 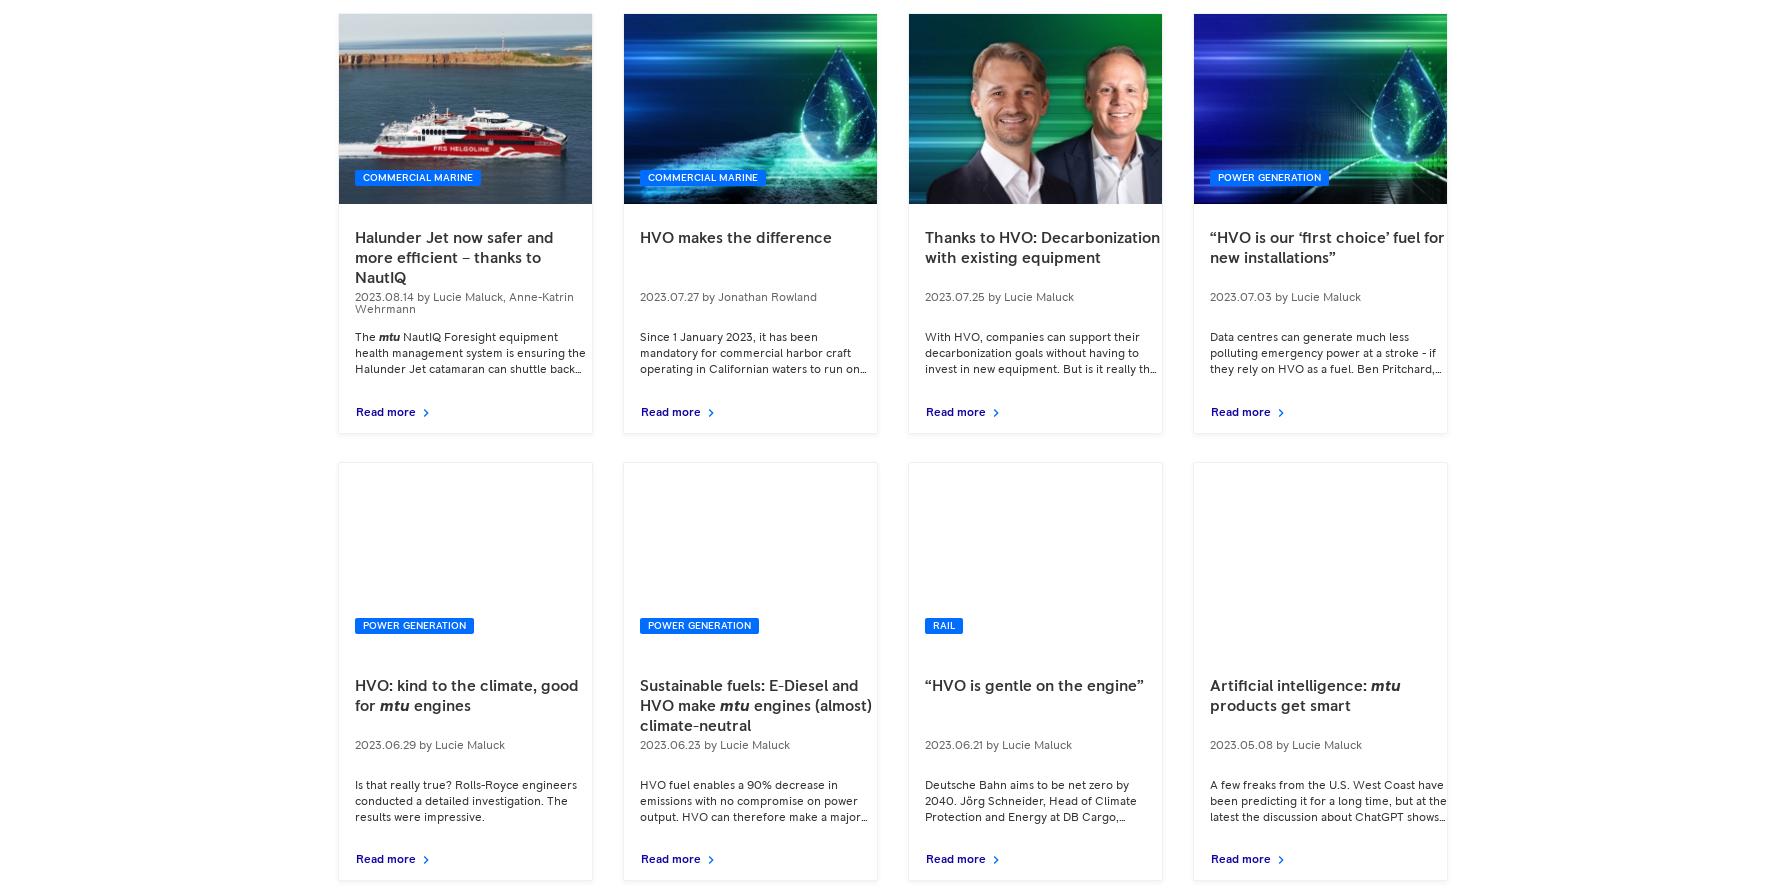 What do you see at coordinates (1210, 705) in the screenshot?
I see `'products get smart'` at bounding box center [1210, 705].